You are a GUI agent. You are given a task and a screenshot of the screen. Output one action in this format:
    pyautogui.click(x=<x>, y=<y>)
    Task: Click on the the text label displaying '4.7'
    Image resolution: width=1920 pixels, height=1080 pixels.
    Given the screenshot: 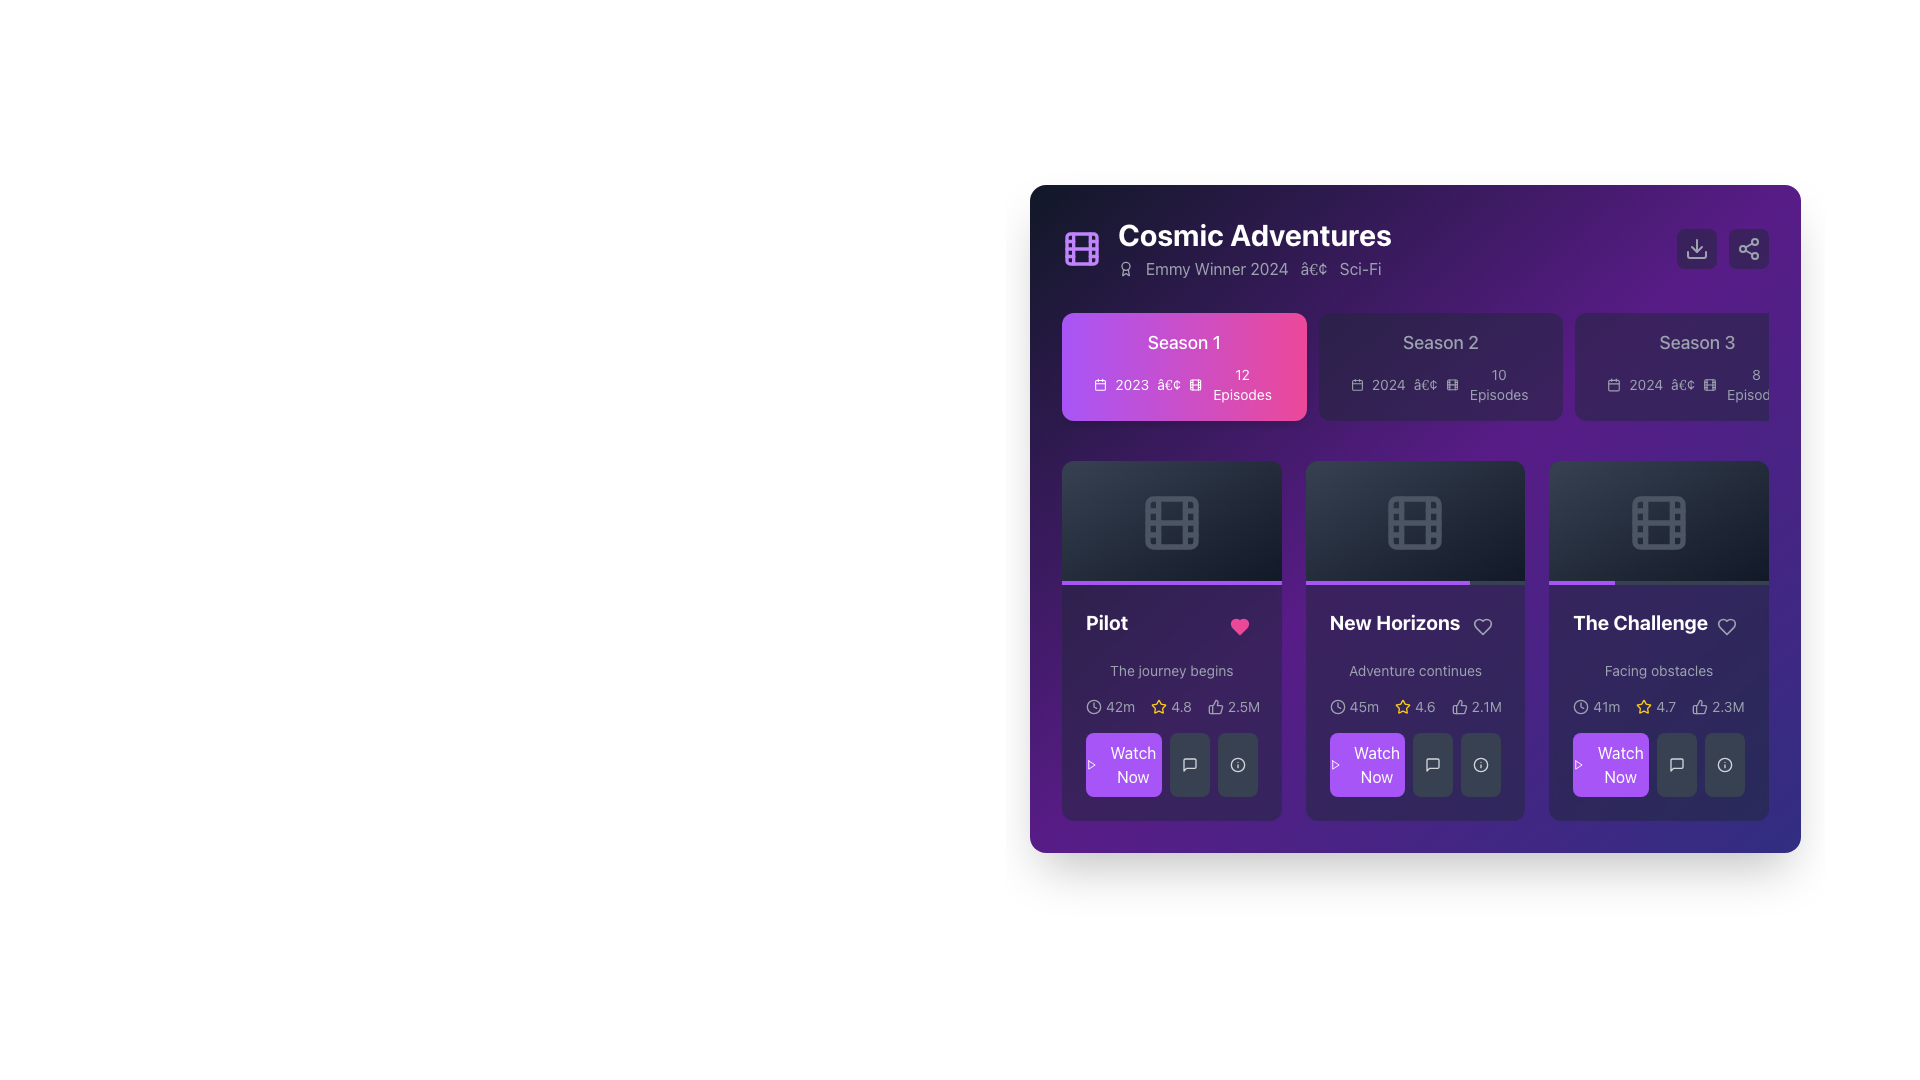 What is the action you would take?
    pyautogui.click(x=1666, y=705)
    